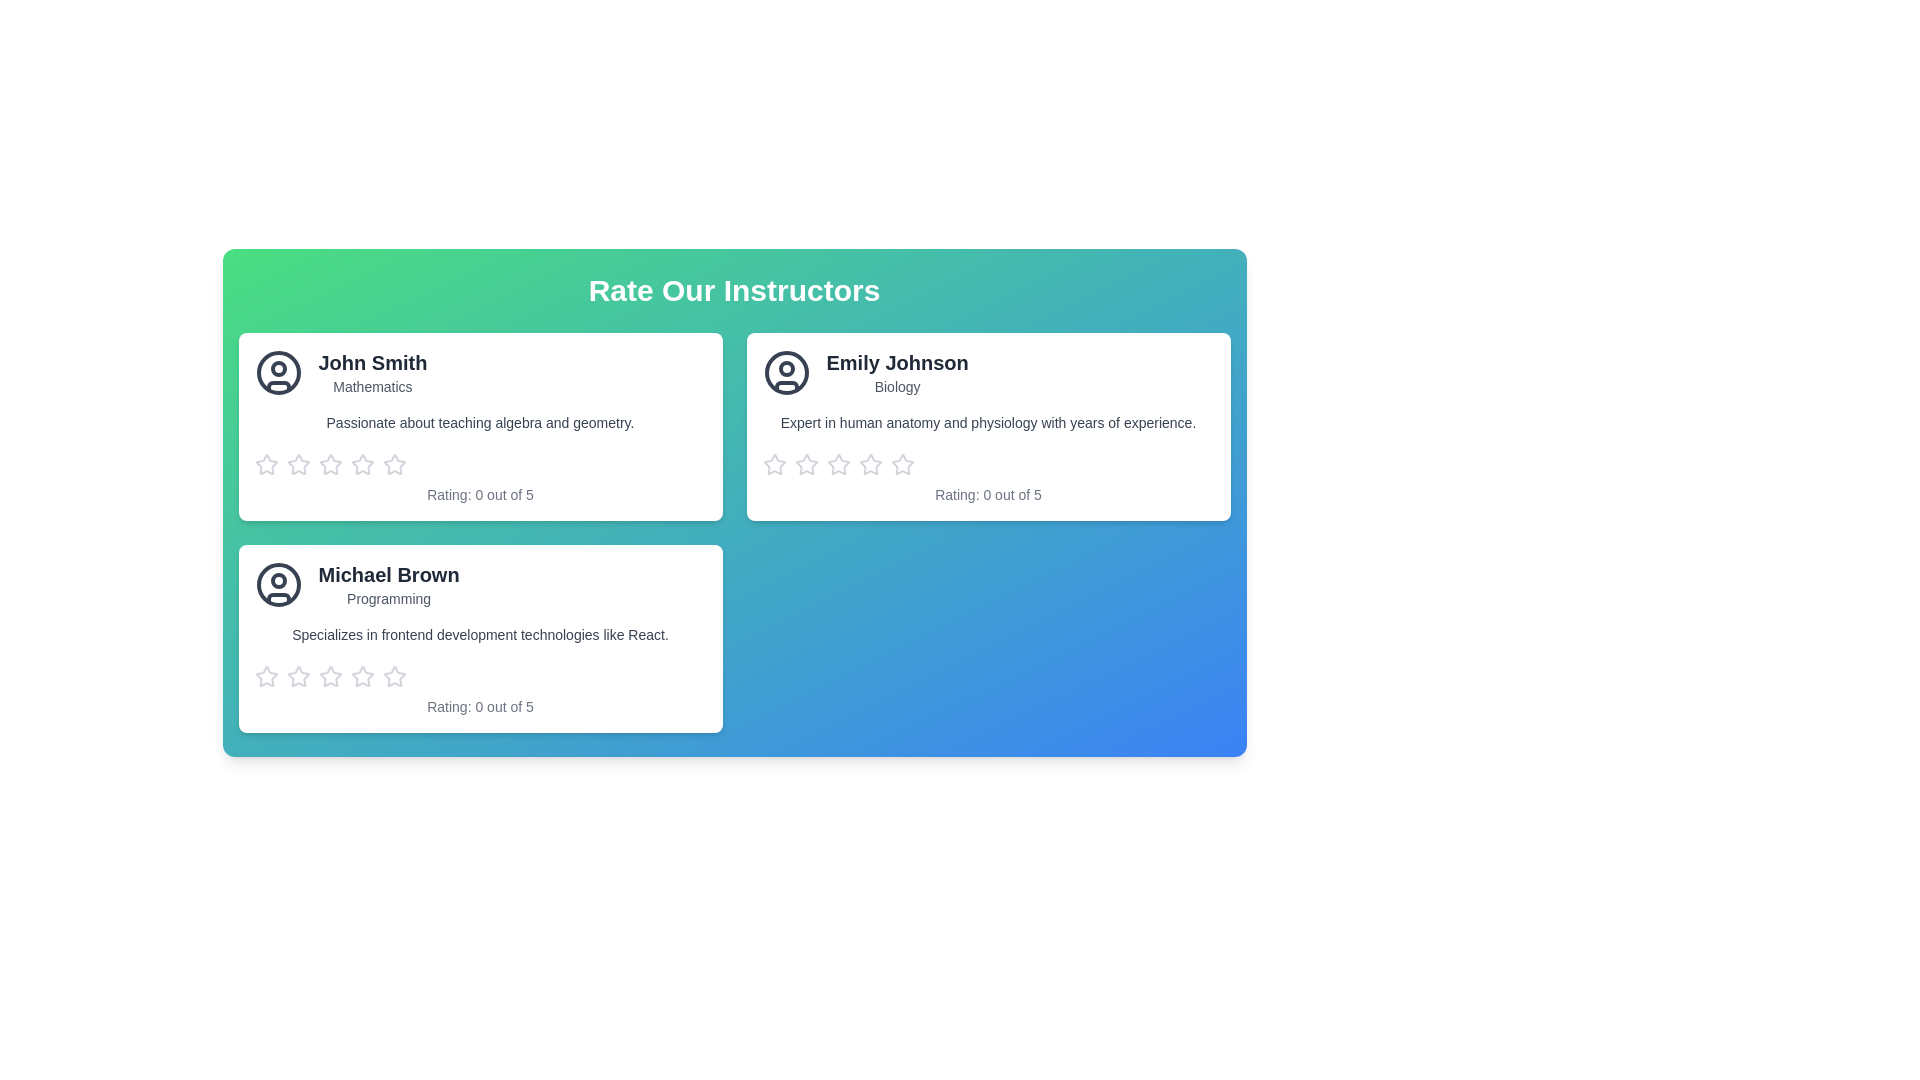  Describe the element at coordinates (388, 574) in the screenshot. I see `the Text label that displays the instructor's name, located at the top of the second instructor profile card in a 2x2 grid layout, directly above the text 'Programming'` at that location.